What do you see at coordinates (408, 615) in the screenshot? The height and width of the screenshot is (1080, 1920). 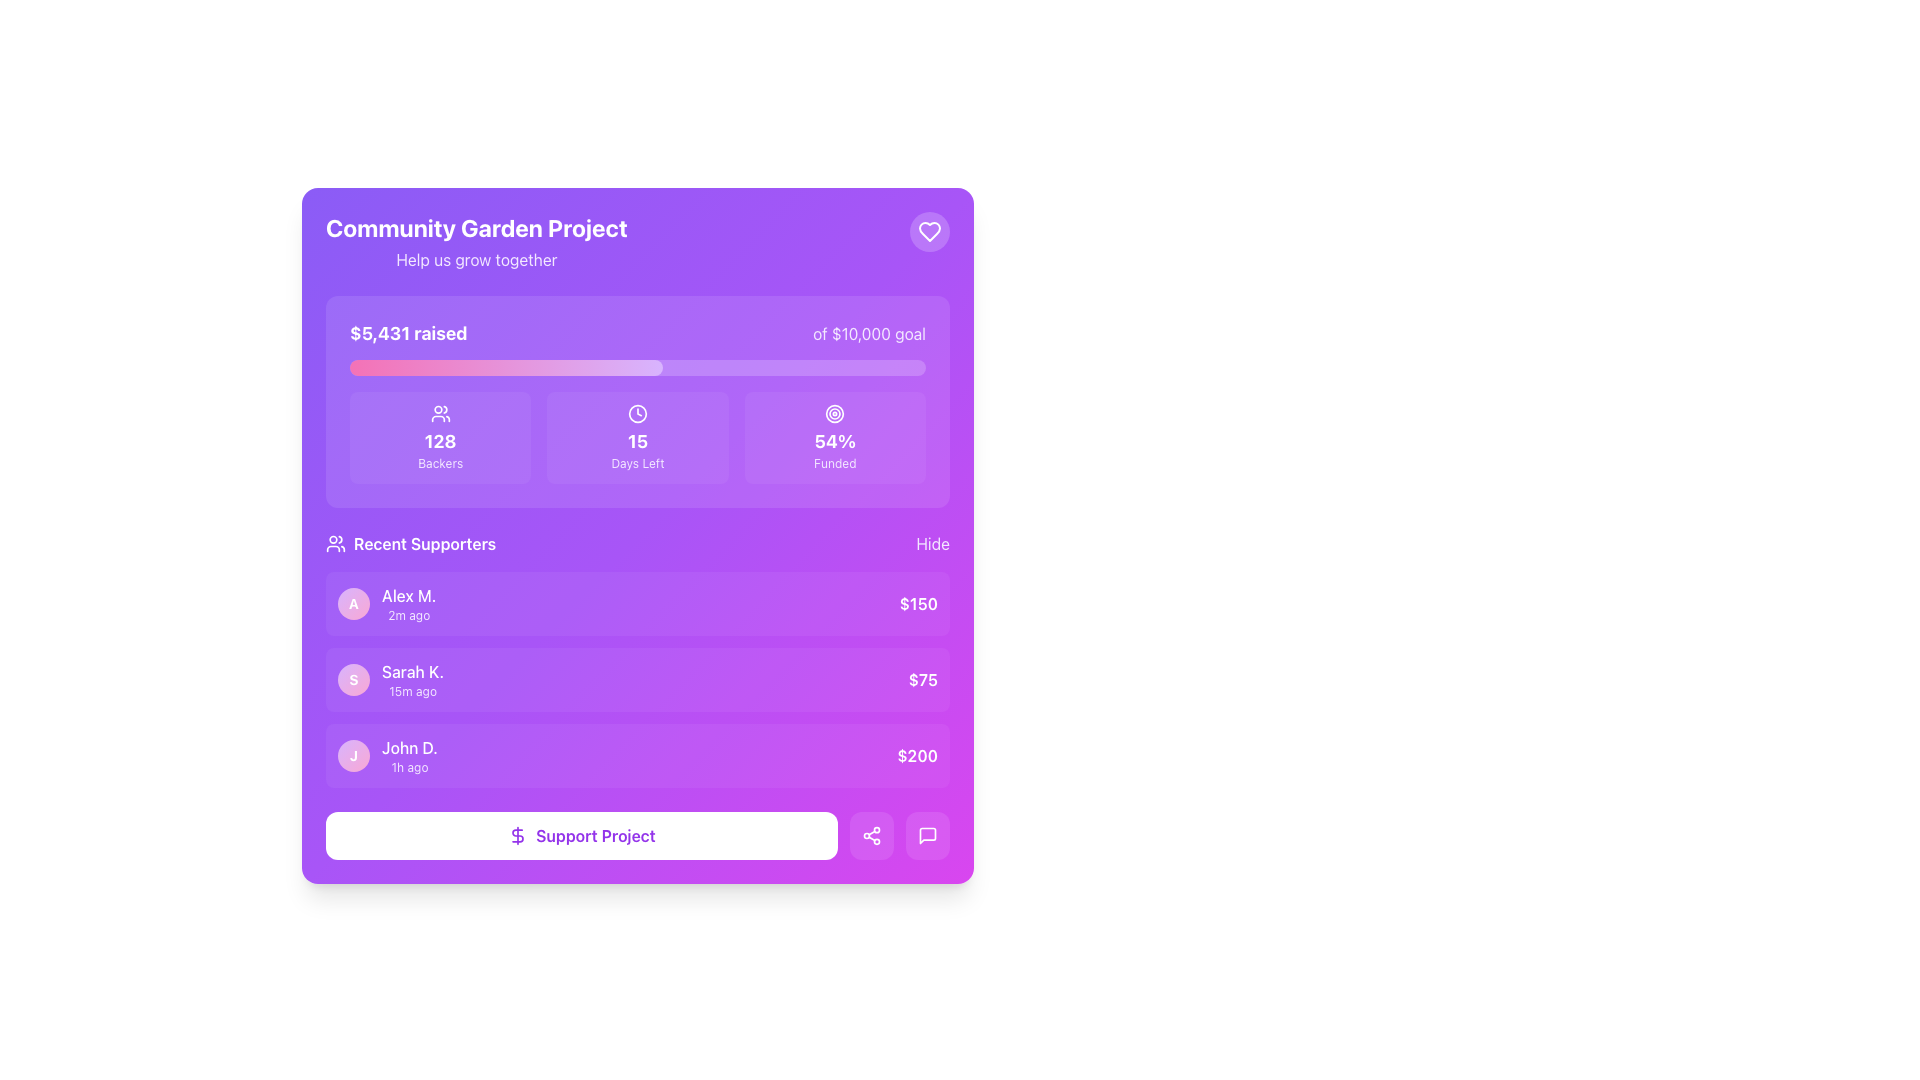 I see `text displayed in the small purple text label that shows '2m ago', located directly below the text 'Alex M.'` at bounding box center [408, 615].